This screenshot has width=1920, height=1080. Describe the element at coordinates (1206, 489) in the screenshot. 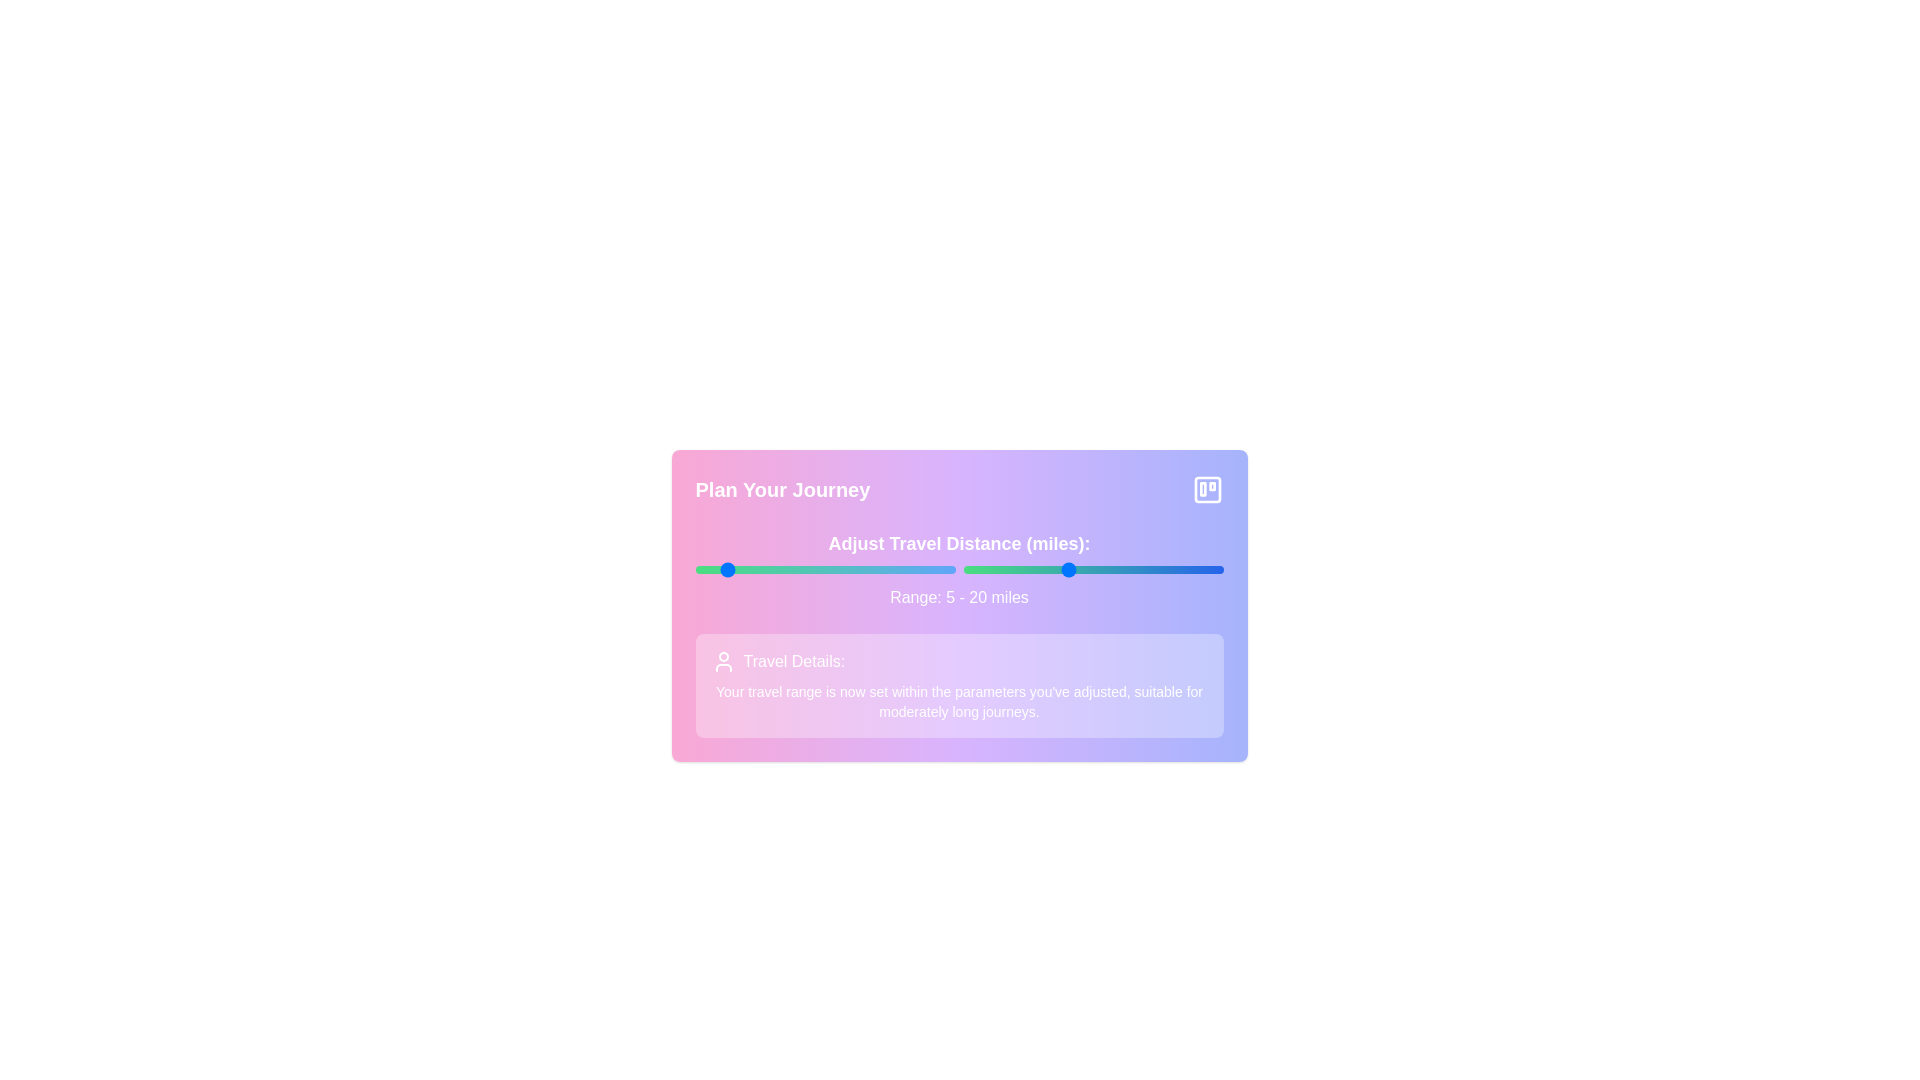

I see `the icon located at the top-right corner of the 'Plan Your Journey' section, adjacent to the title text` at that location.